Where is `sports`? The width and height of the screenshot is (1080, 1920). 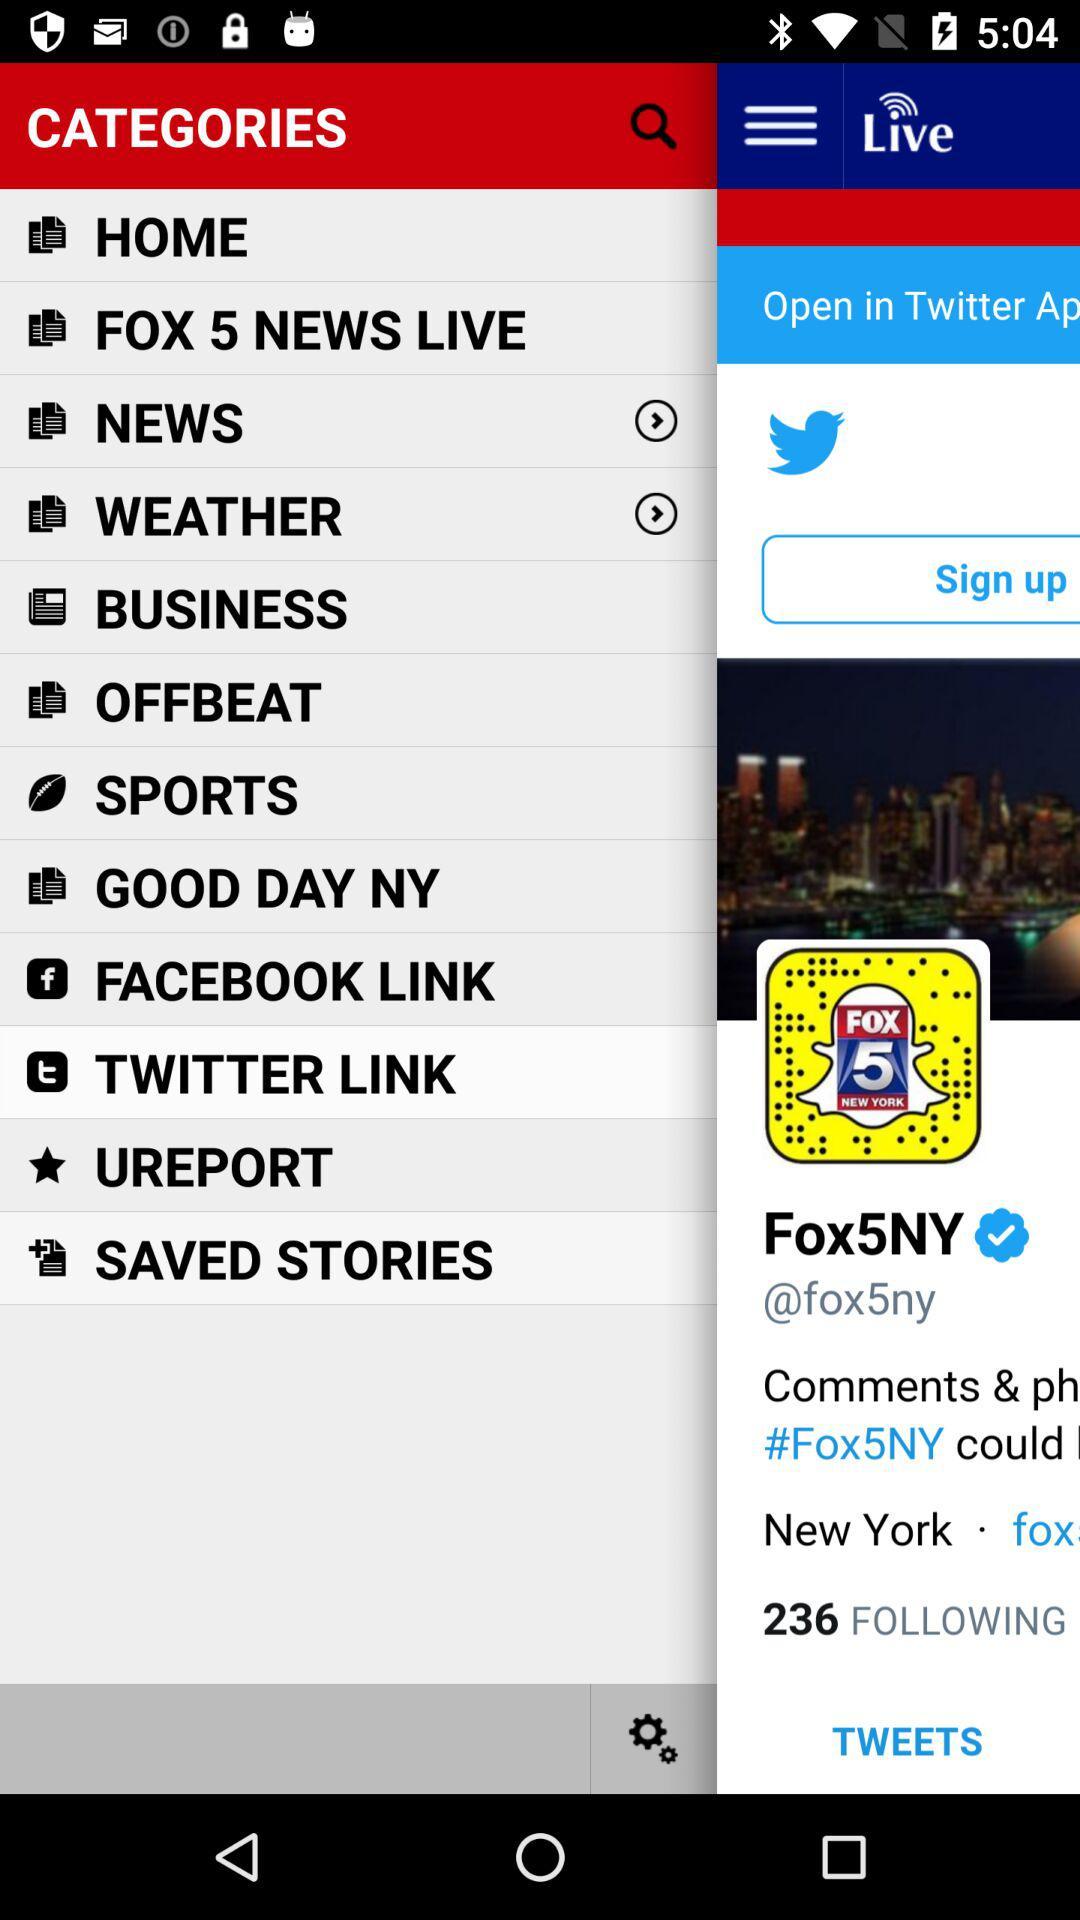
sports is located at coordinates (196, 792).